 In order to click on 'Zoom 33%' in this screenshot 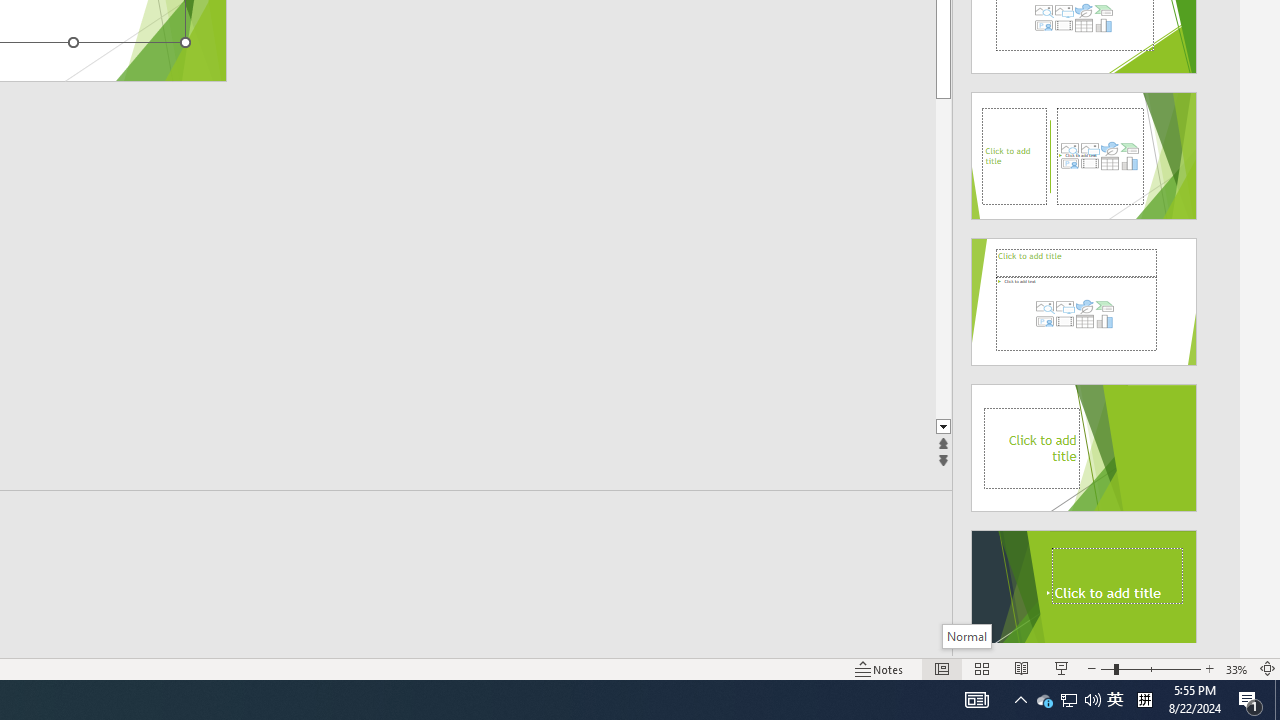, I will do `click(1236, 669)`.